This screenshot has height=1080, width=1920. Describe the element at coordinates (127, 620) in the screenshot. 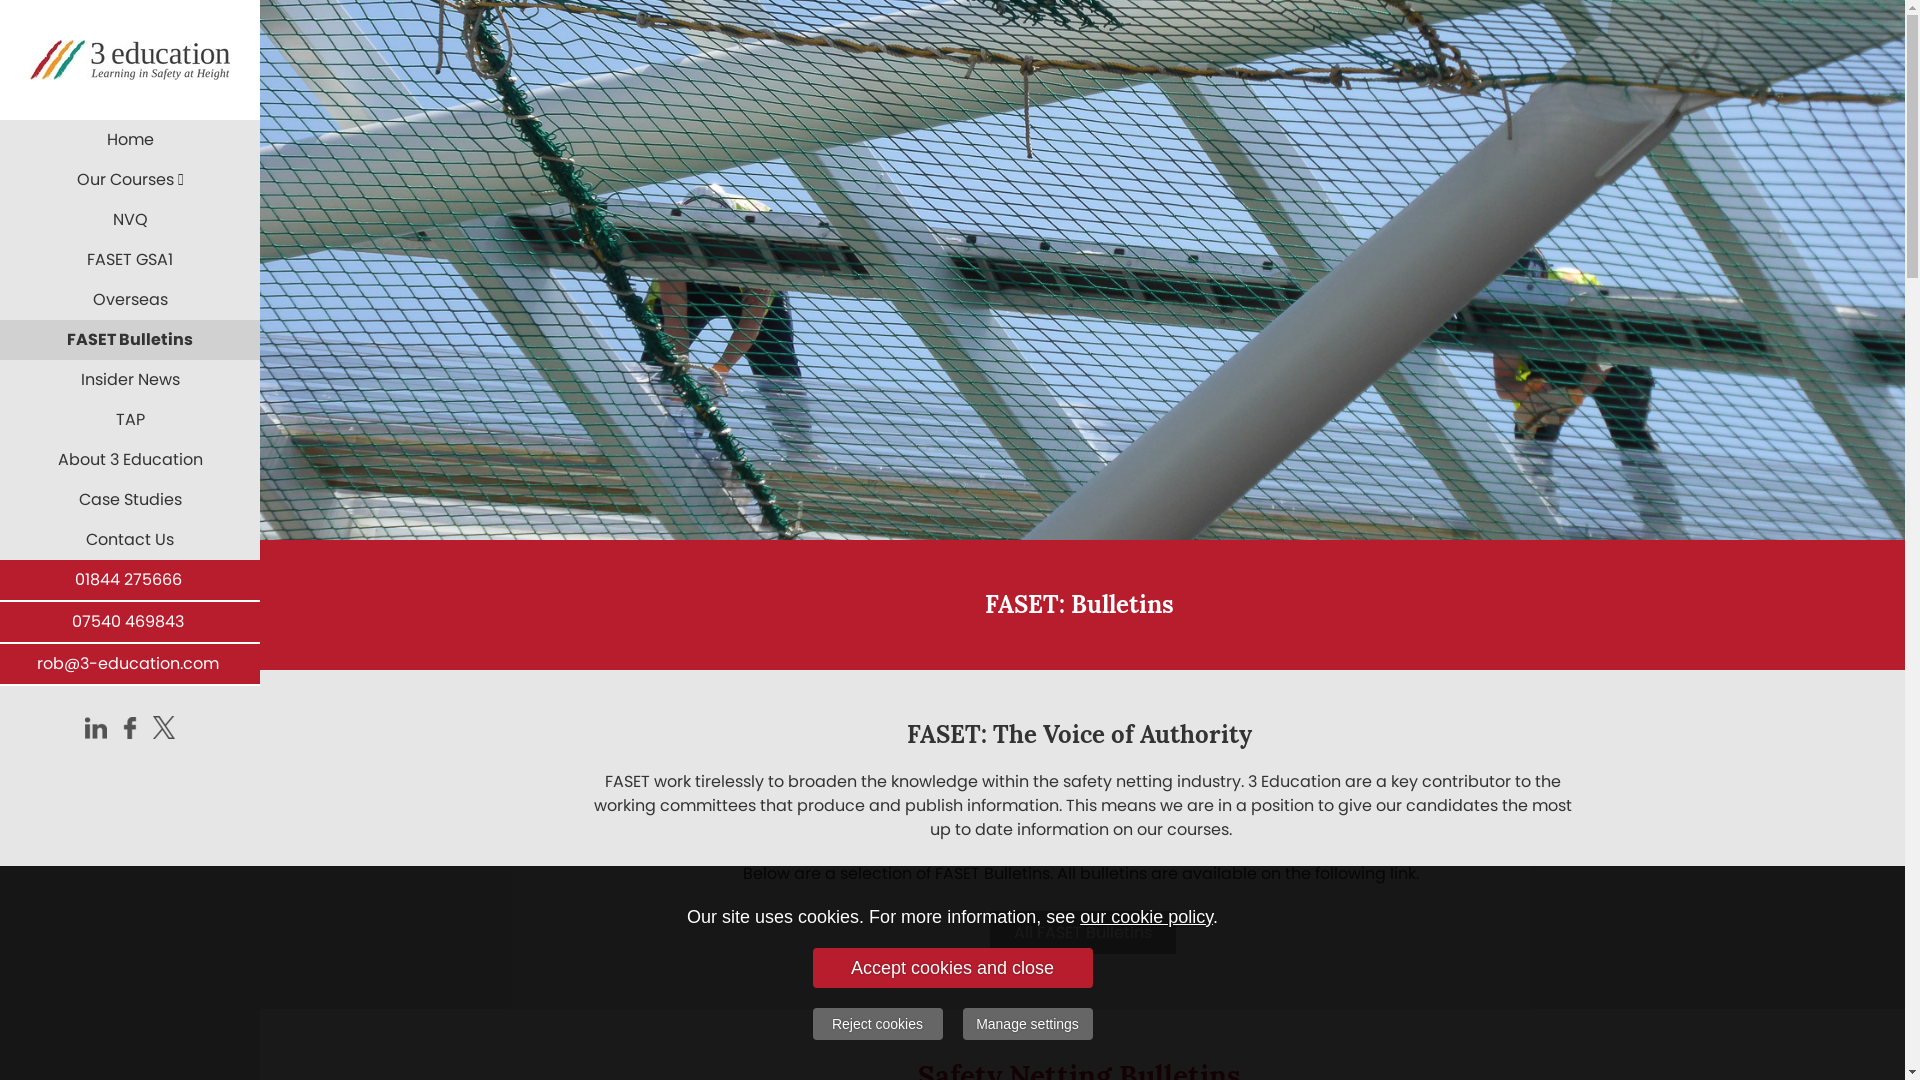

I see `'07540 469843'` at that location.